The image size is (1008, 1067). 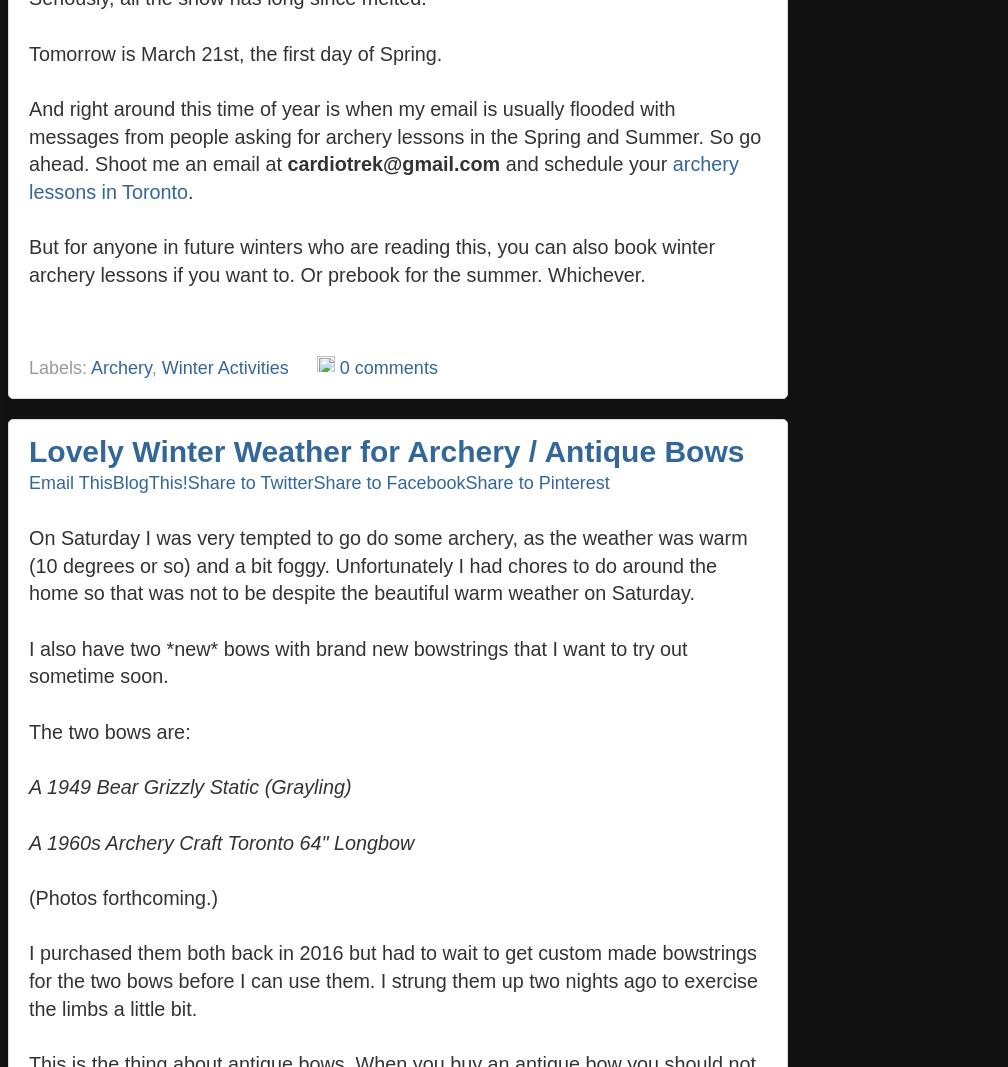 What do you see at coordinates (190, 191) in the screenshot?
I see `'.'` at bounding box center [190, 191].